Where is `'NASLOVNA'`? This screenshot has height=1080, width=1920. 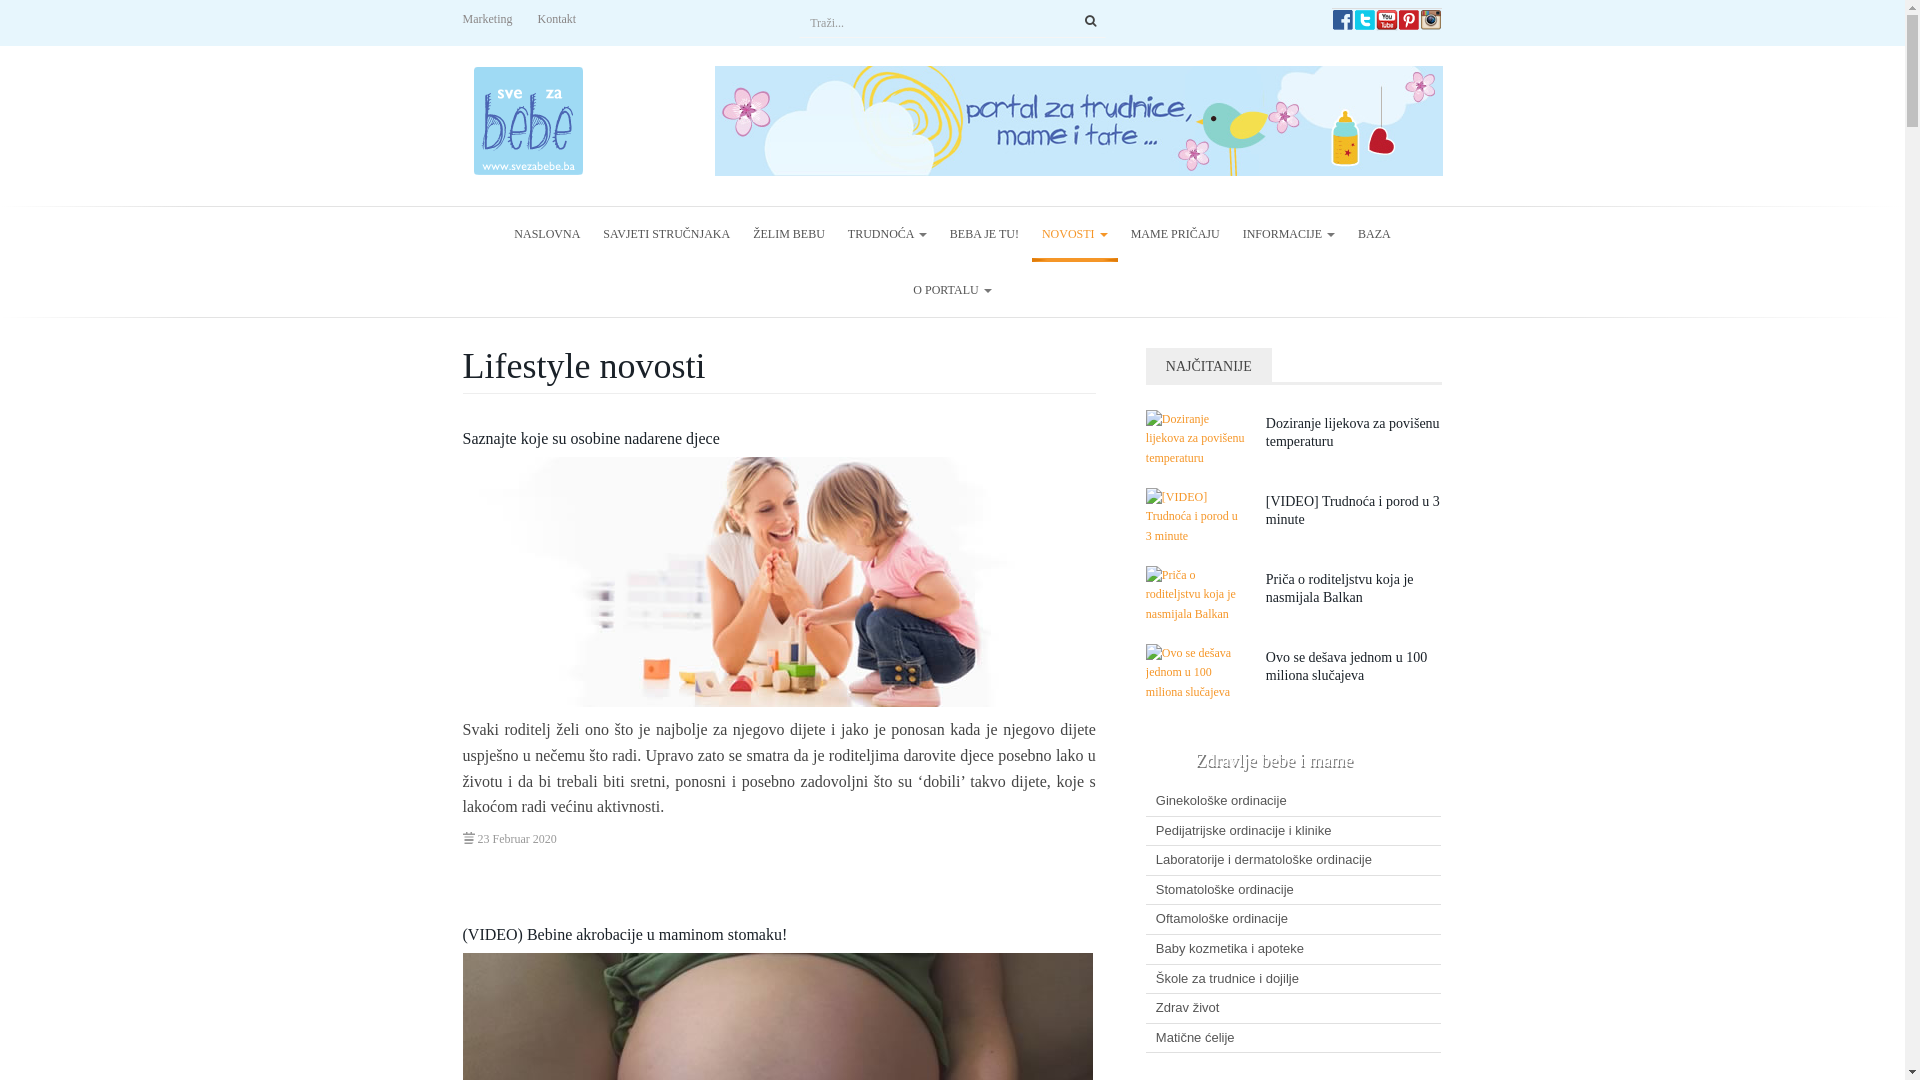 'NASLOVNA' is located at coordinates (547, 233).